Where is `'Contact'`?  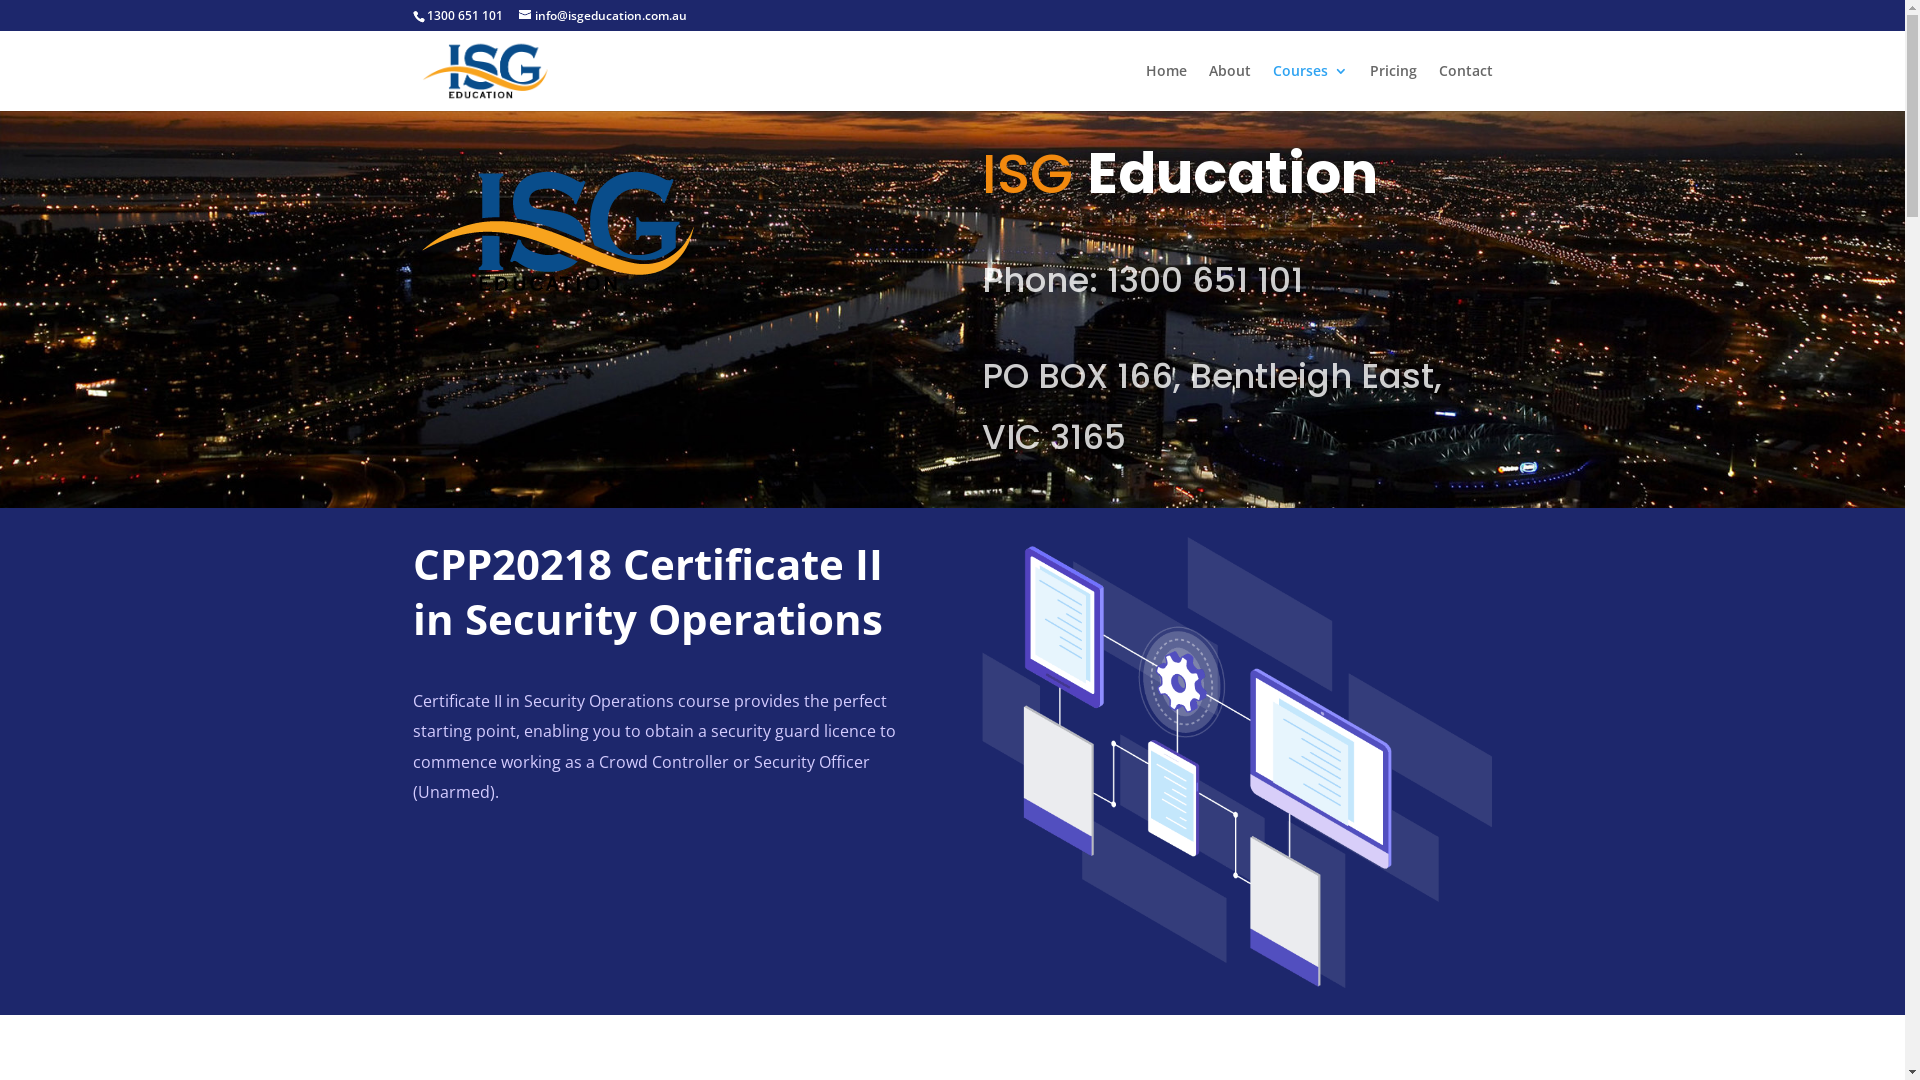 'Contact' is located at coordinates (1464, 86).